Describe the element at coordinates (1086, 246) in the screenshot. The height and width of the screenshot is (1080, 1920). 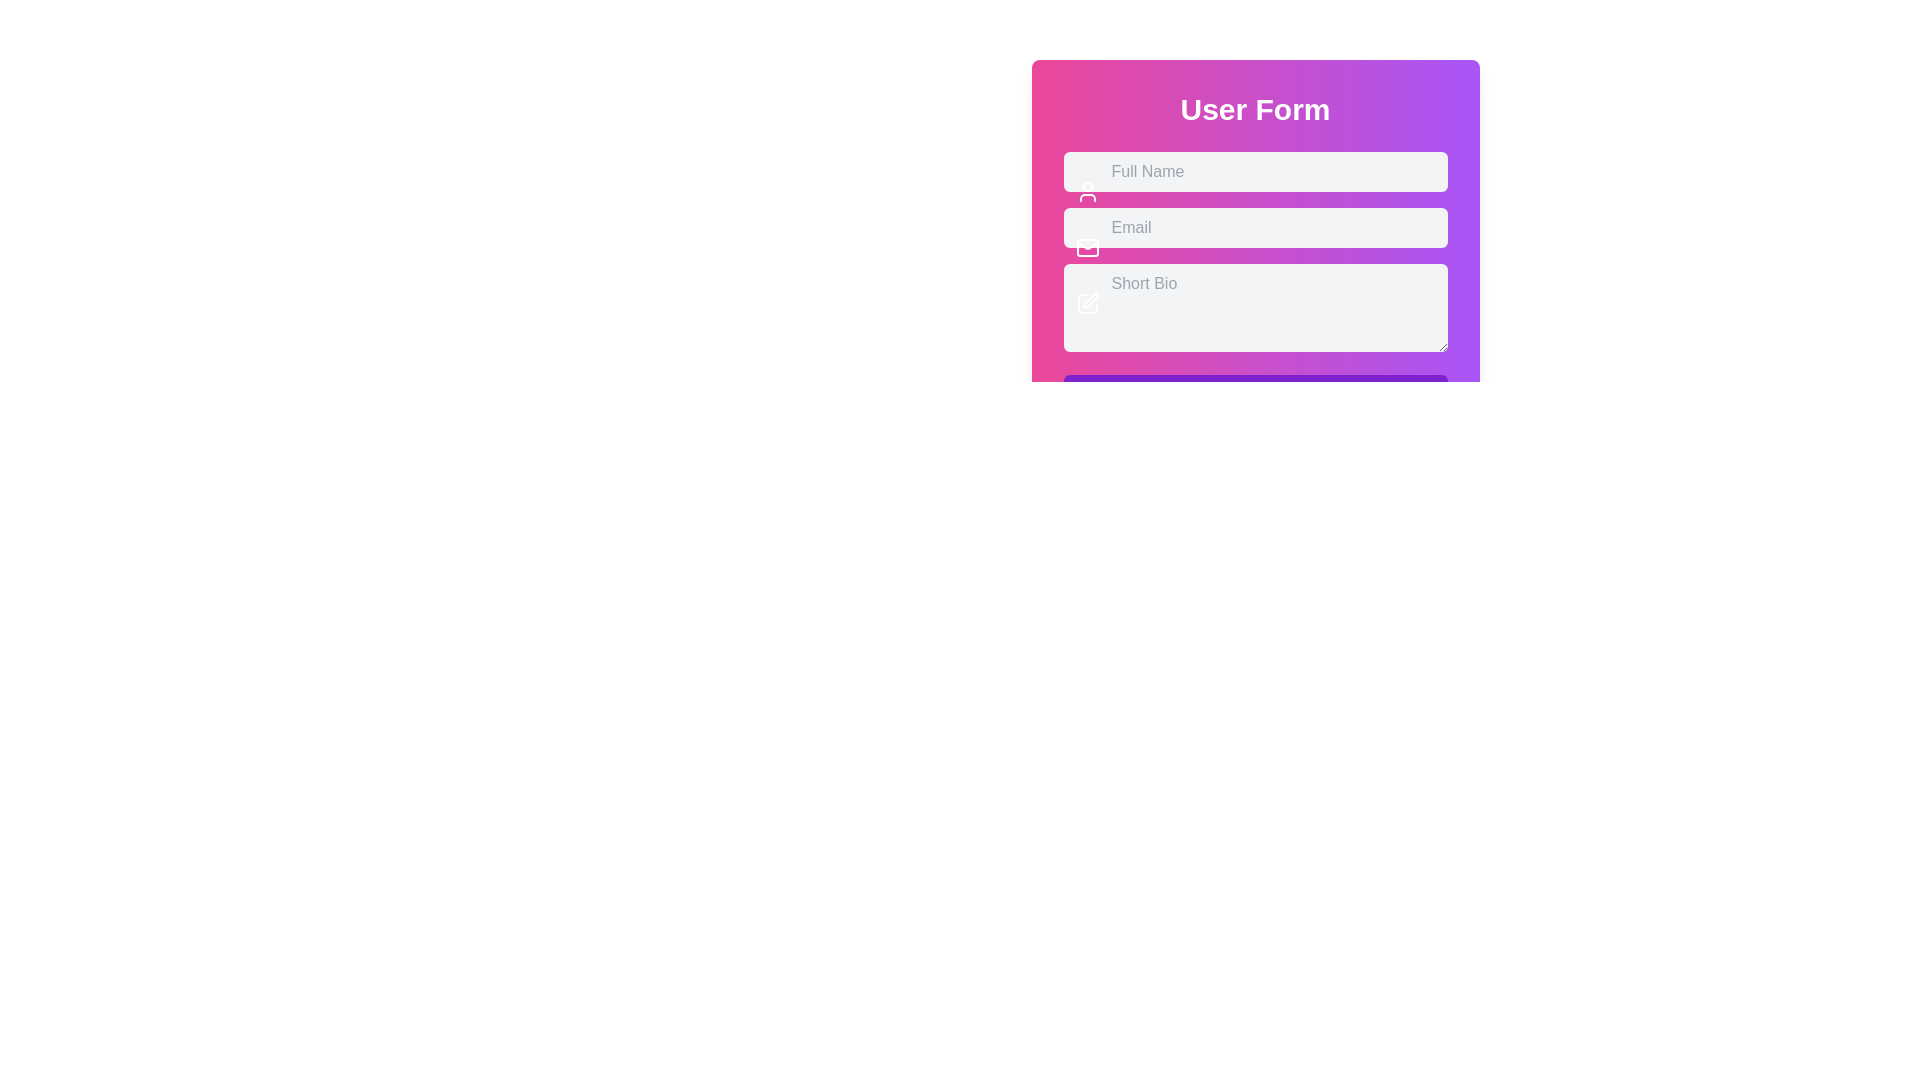
I see `the mail icon which is a minimalist styled icon with a white outline against a colored background, located to the left and above the center height of the input field labeled 'Email'` at that location.